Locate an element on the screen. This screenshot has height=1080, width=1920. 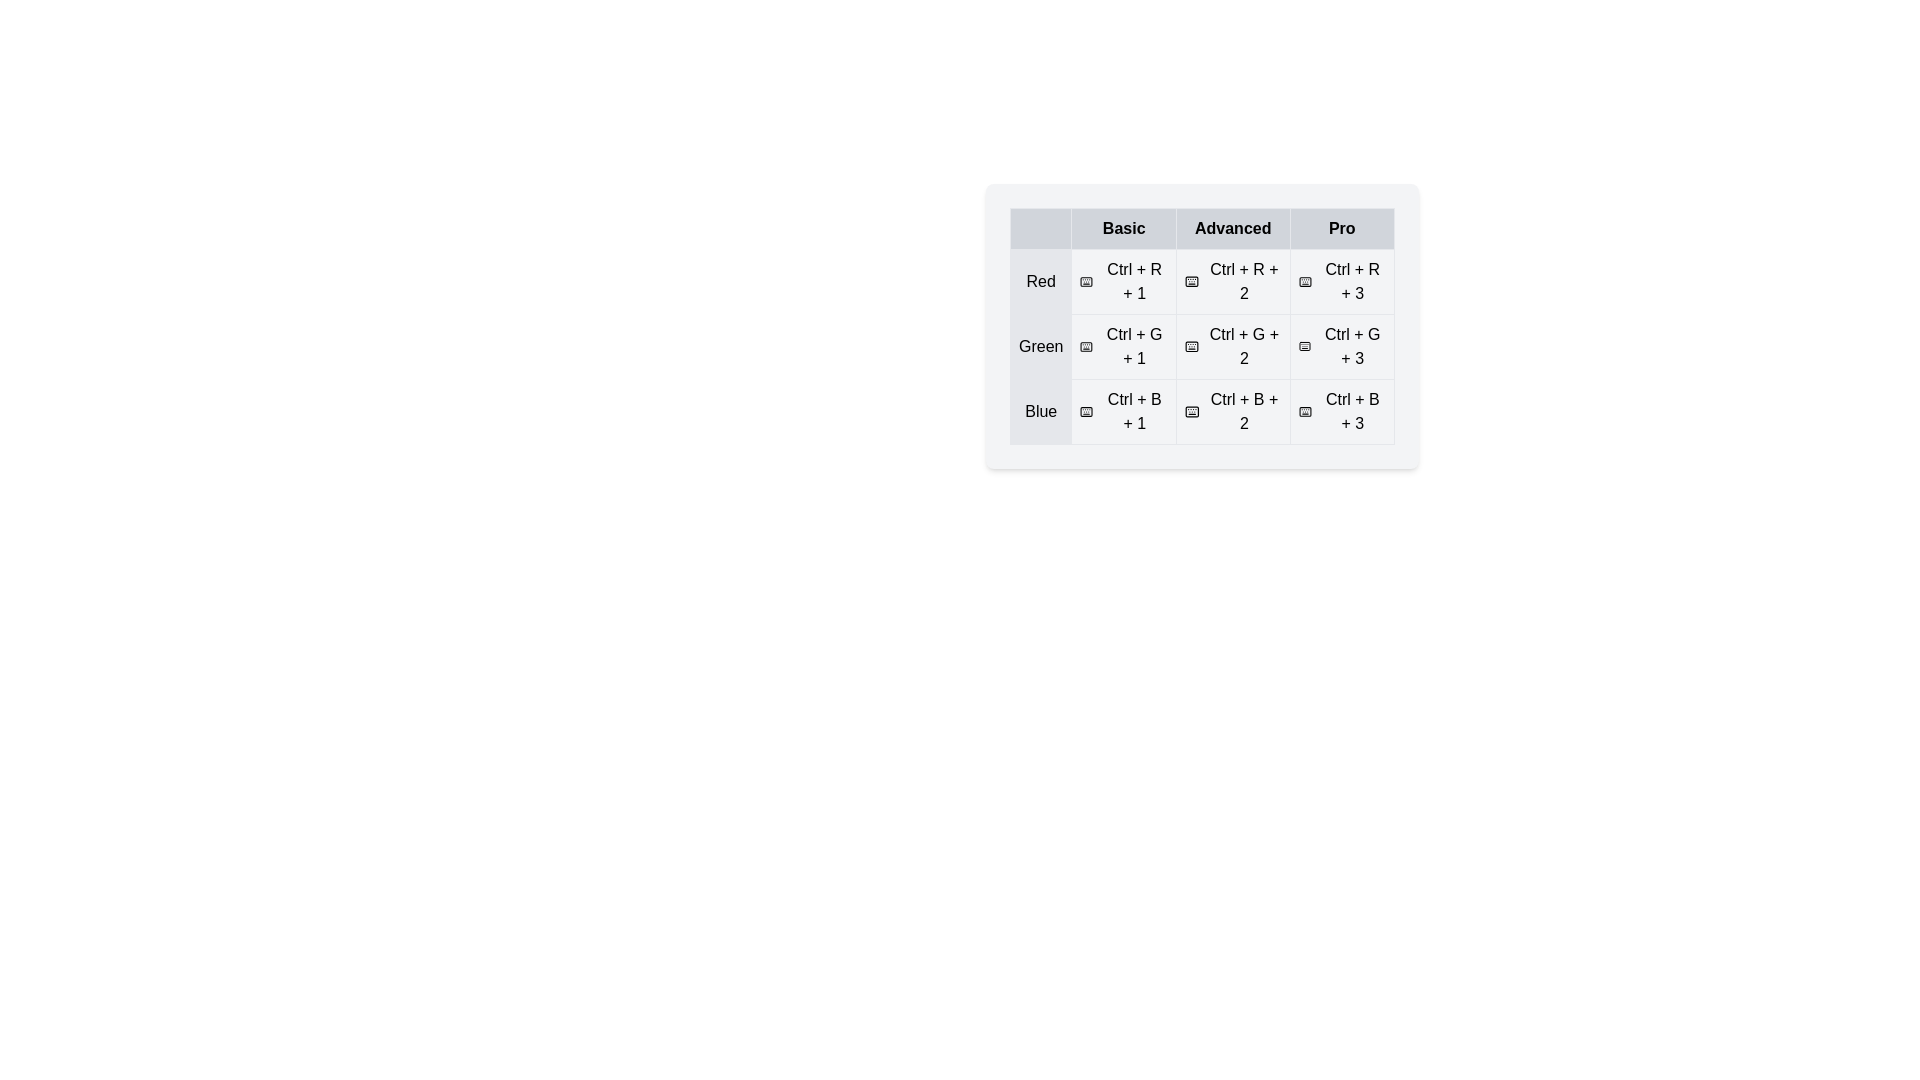
the graphical representation element in the 'Advanced' column, row for 'Green', which indicates the 'Ctrl+G+2' shortcut is located at coordinates (1192, 346).